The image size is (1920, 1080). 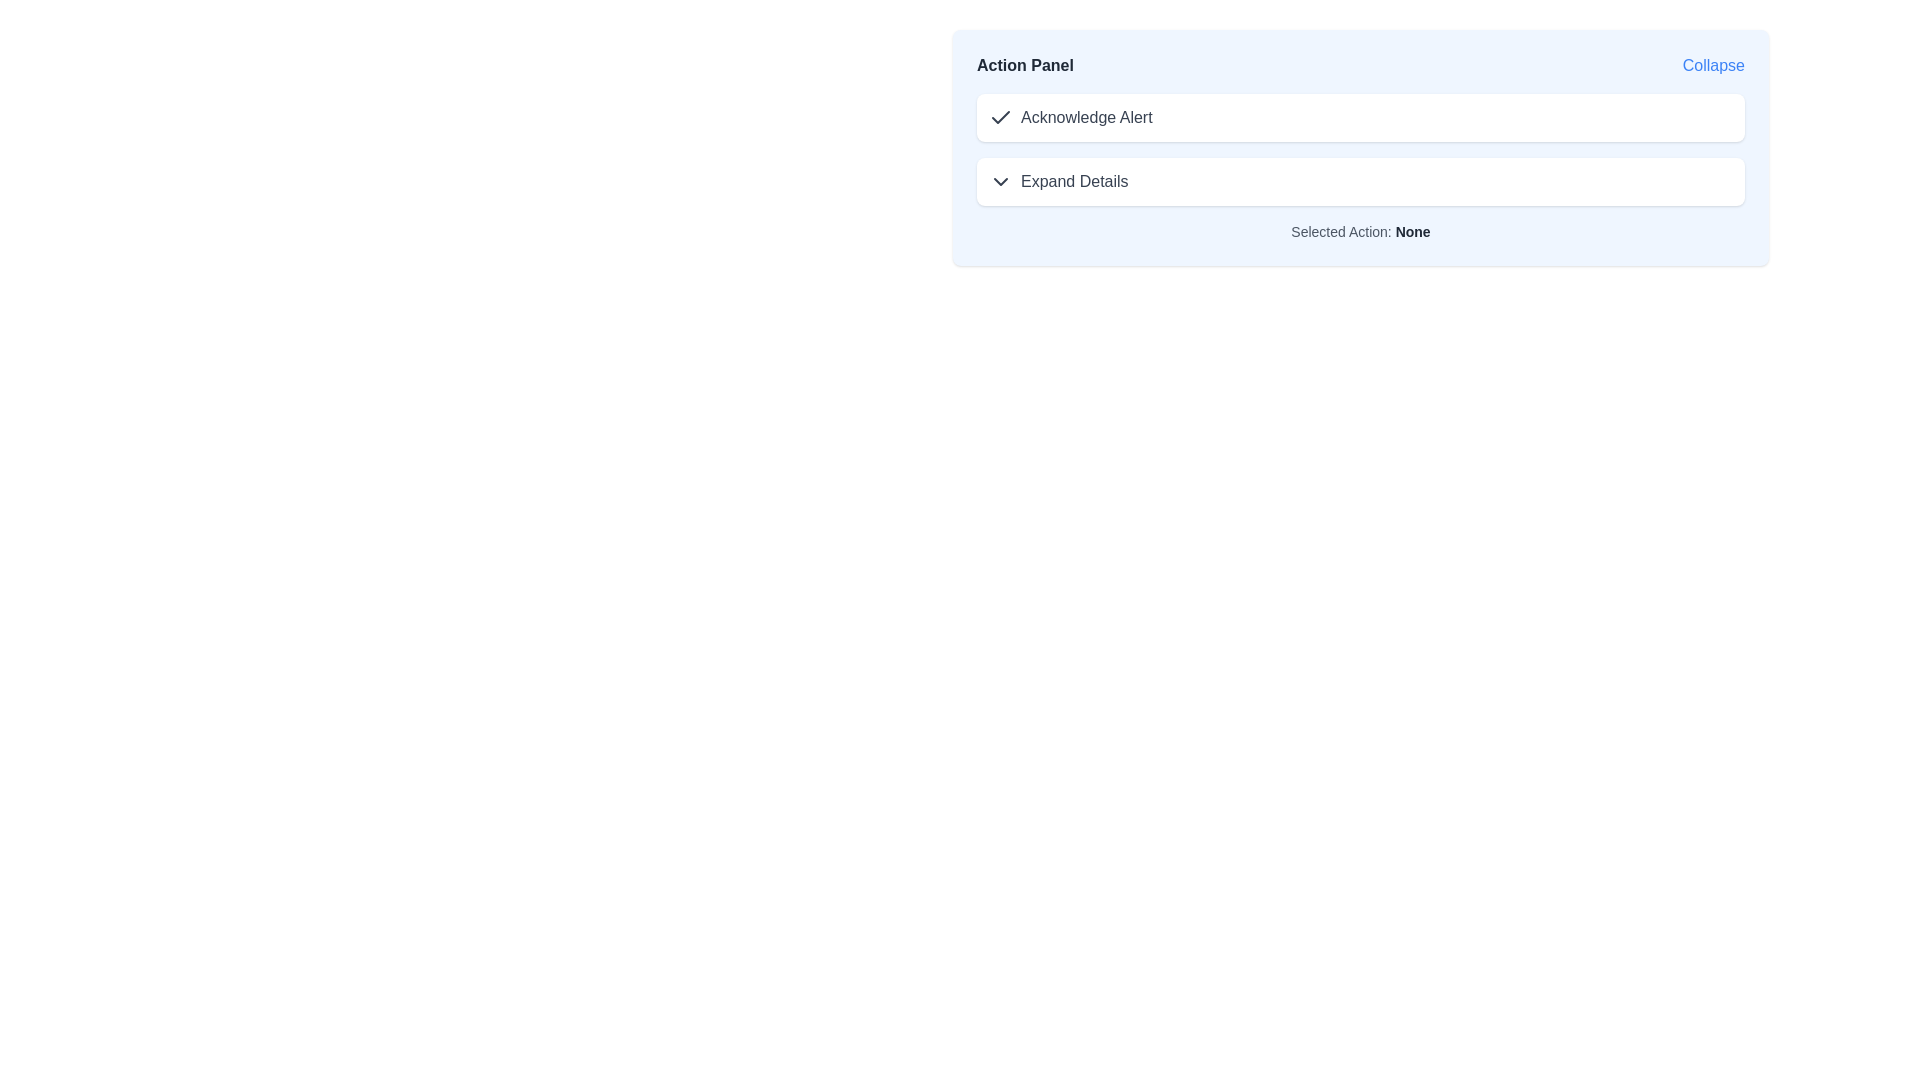 What do you see at coordinates (1057, 181) in the screenshot?
I see `the 'Expand Details' interactive button with a downward arrow icon` at bounding box center [1057, 181].